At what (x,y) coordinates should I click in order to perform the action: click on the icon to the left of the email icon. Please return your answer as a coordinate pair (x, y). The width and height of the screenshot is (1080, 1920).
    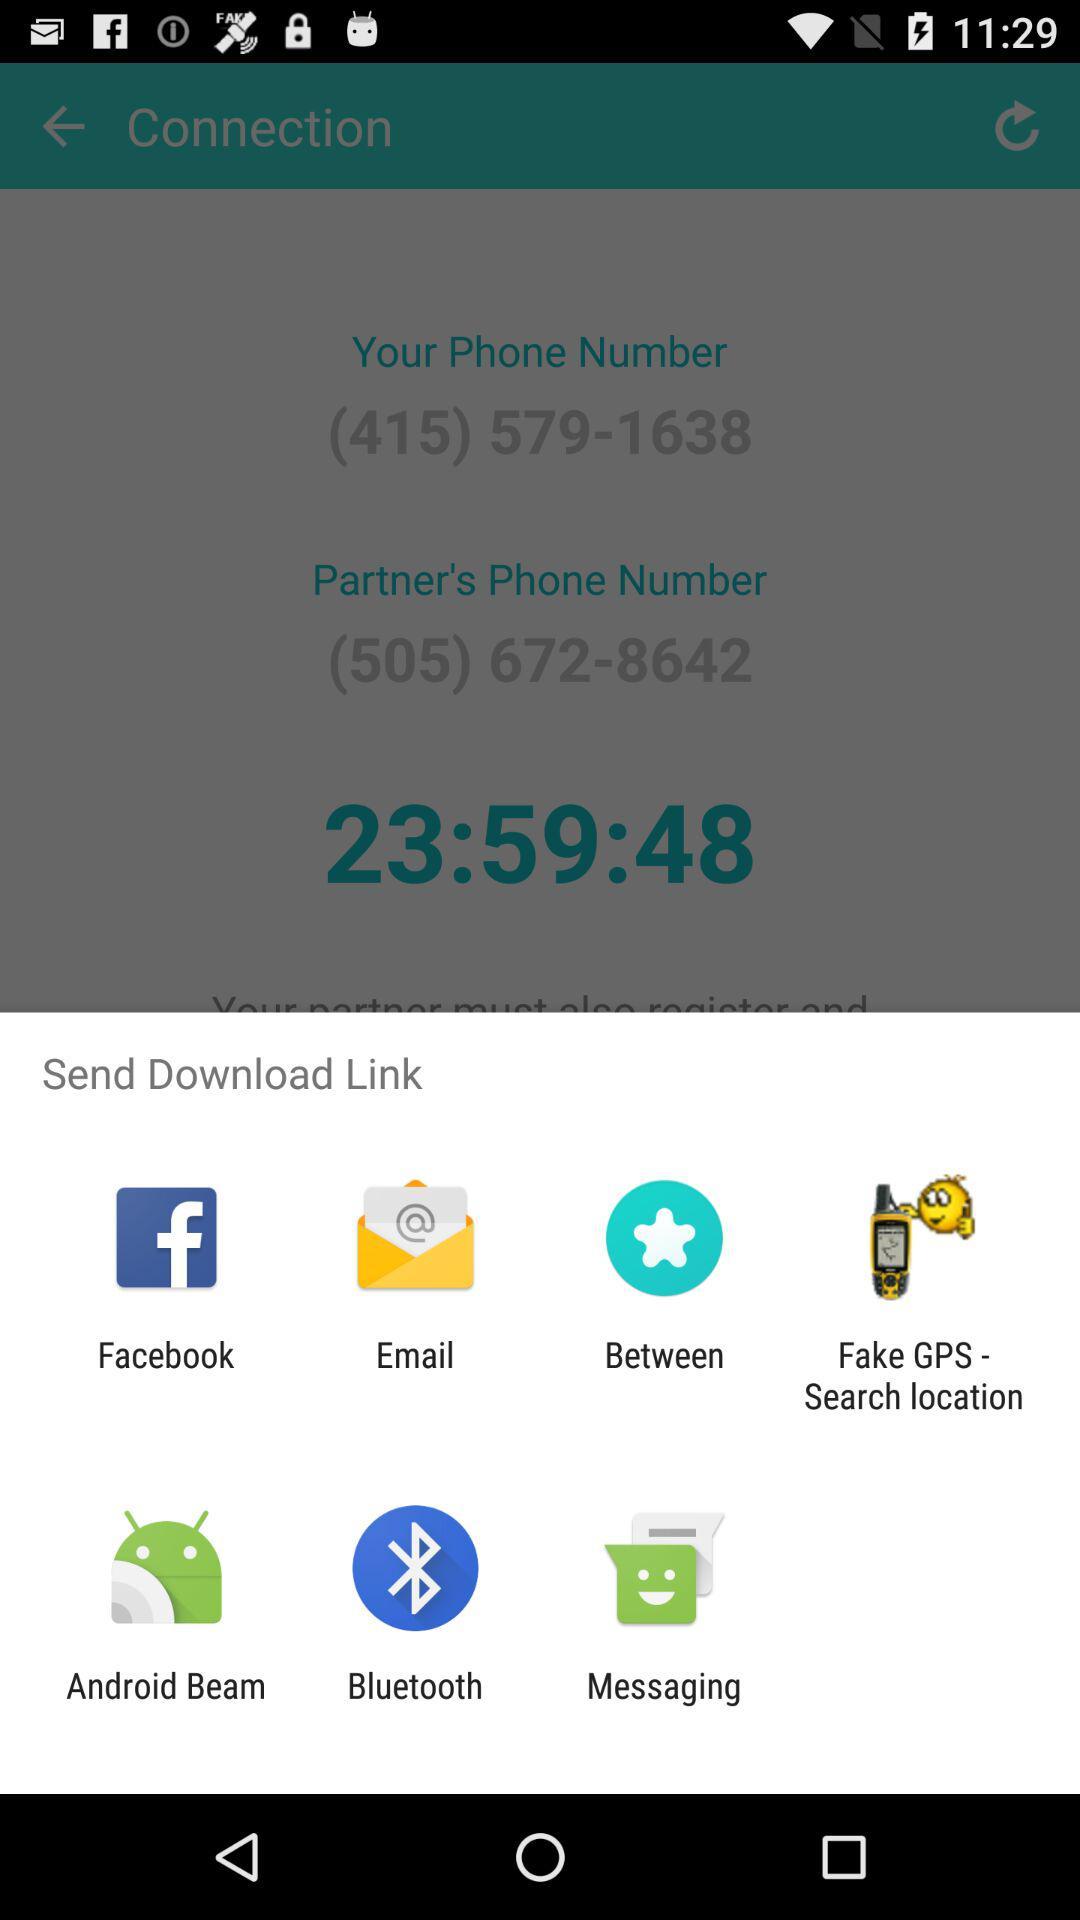
    Looking at the image, I should click on (165, 1374).